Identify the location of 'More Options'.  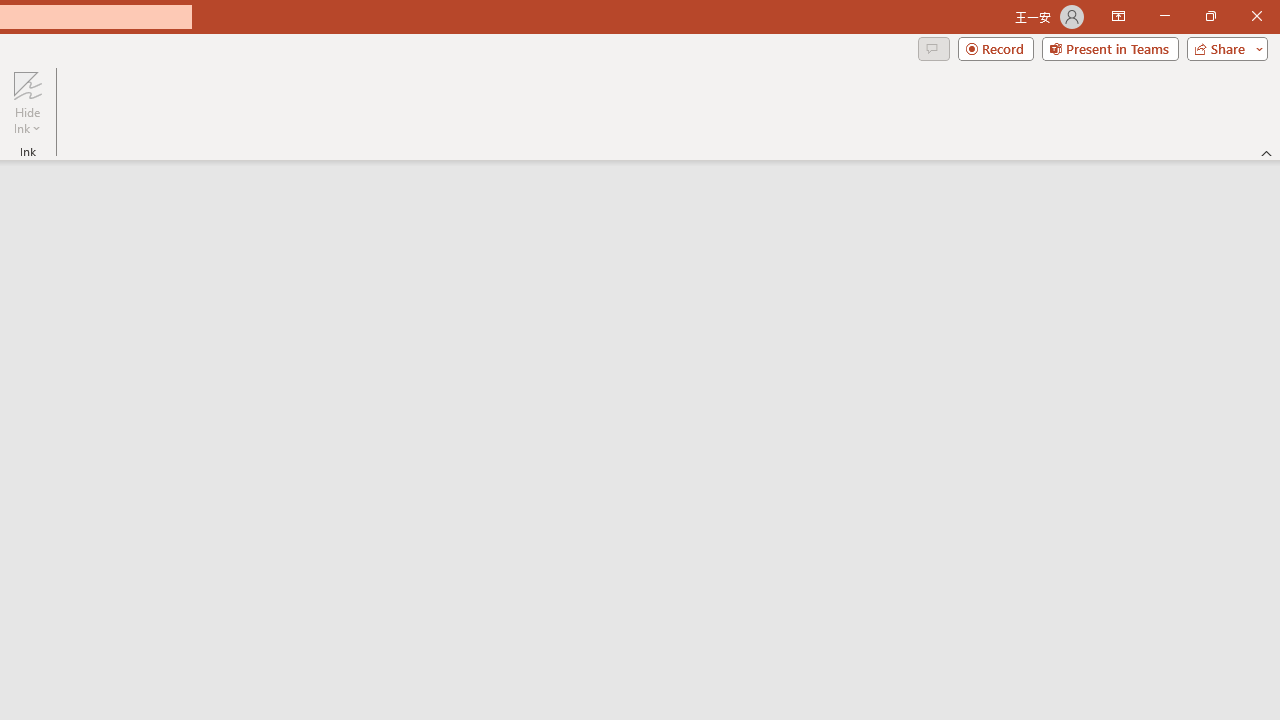
(27, 121).